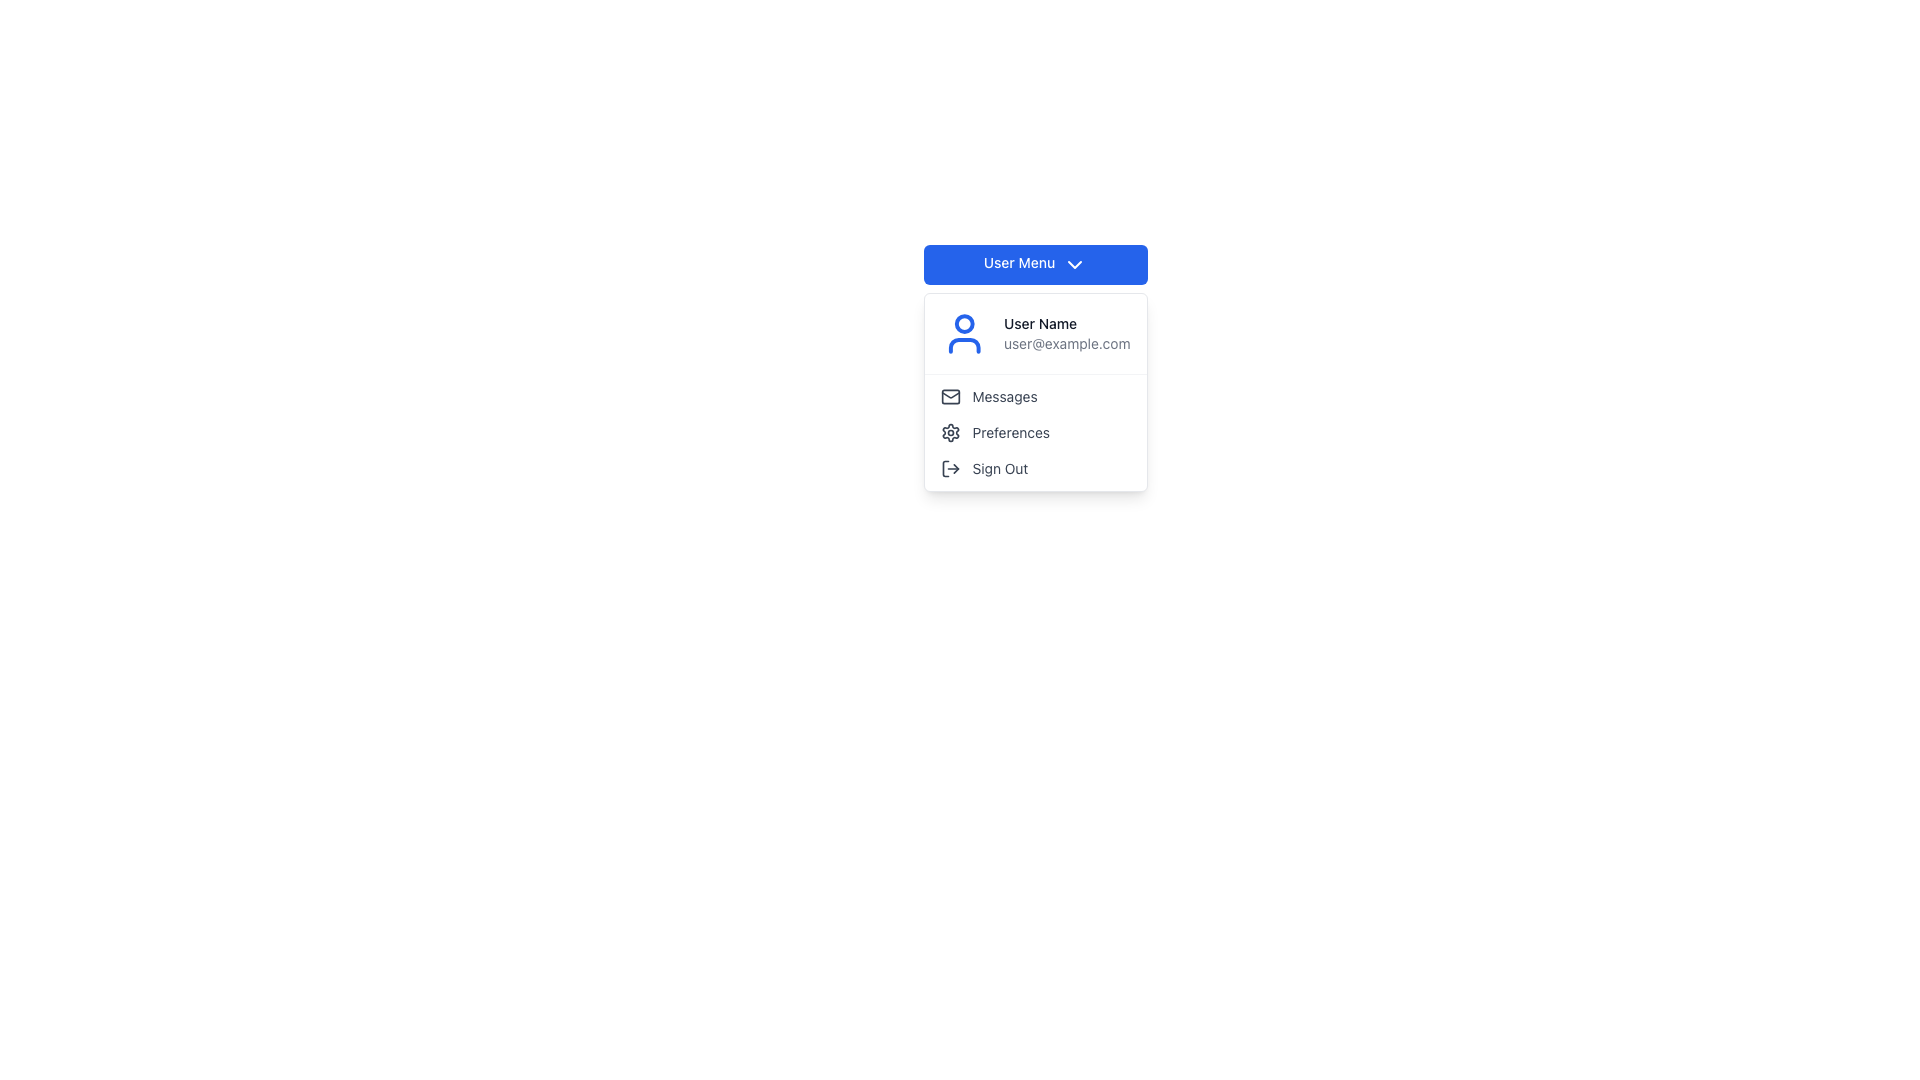 Image resolution: width=1920 pixels, height=1080 pixels. Describe the element at coordinates (949, 431) in the screenshot. I see `the gear icon located in the dropdown menu under the label 'Preferences'` at that location.